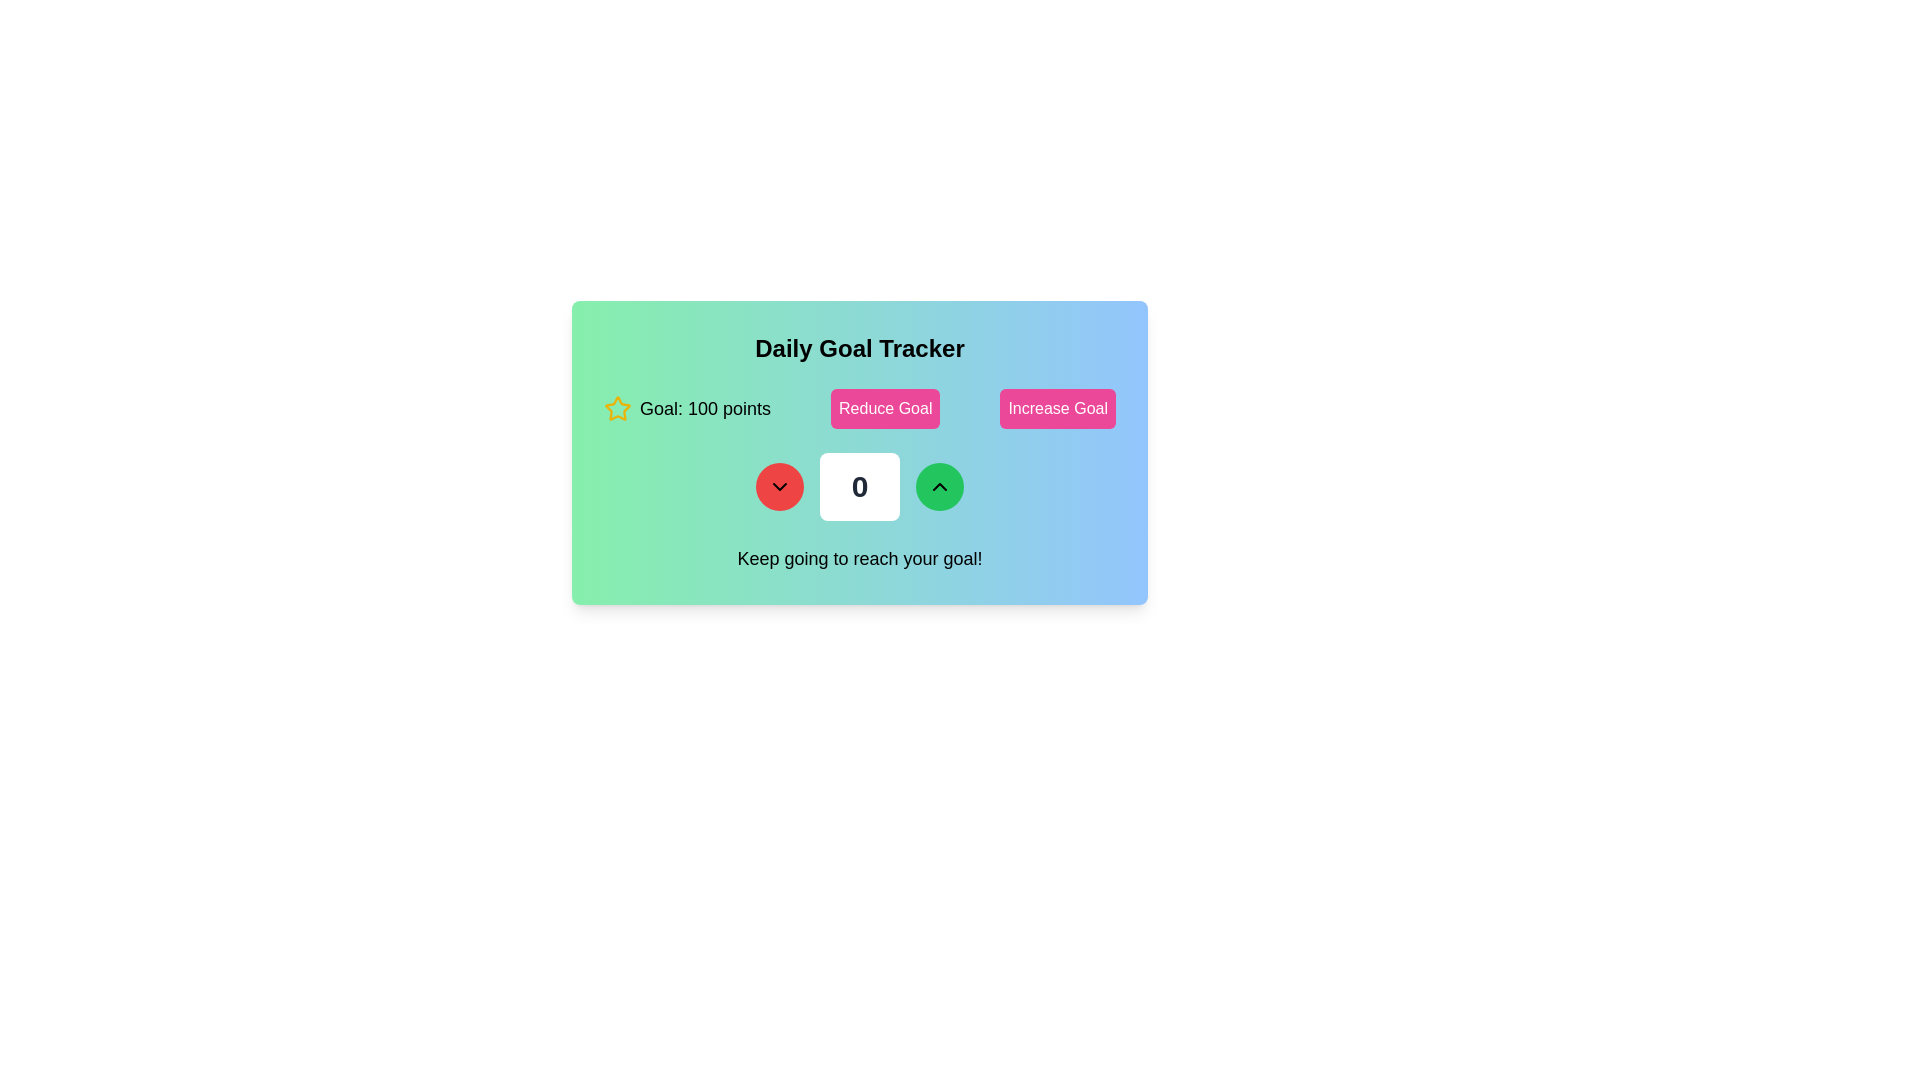 The image size is (1920, 1080). Describe the element at coordinates (859, 452) in the screenshot. I see `the numeric display of the goal tracker dashboard to update the value` at that location.